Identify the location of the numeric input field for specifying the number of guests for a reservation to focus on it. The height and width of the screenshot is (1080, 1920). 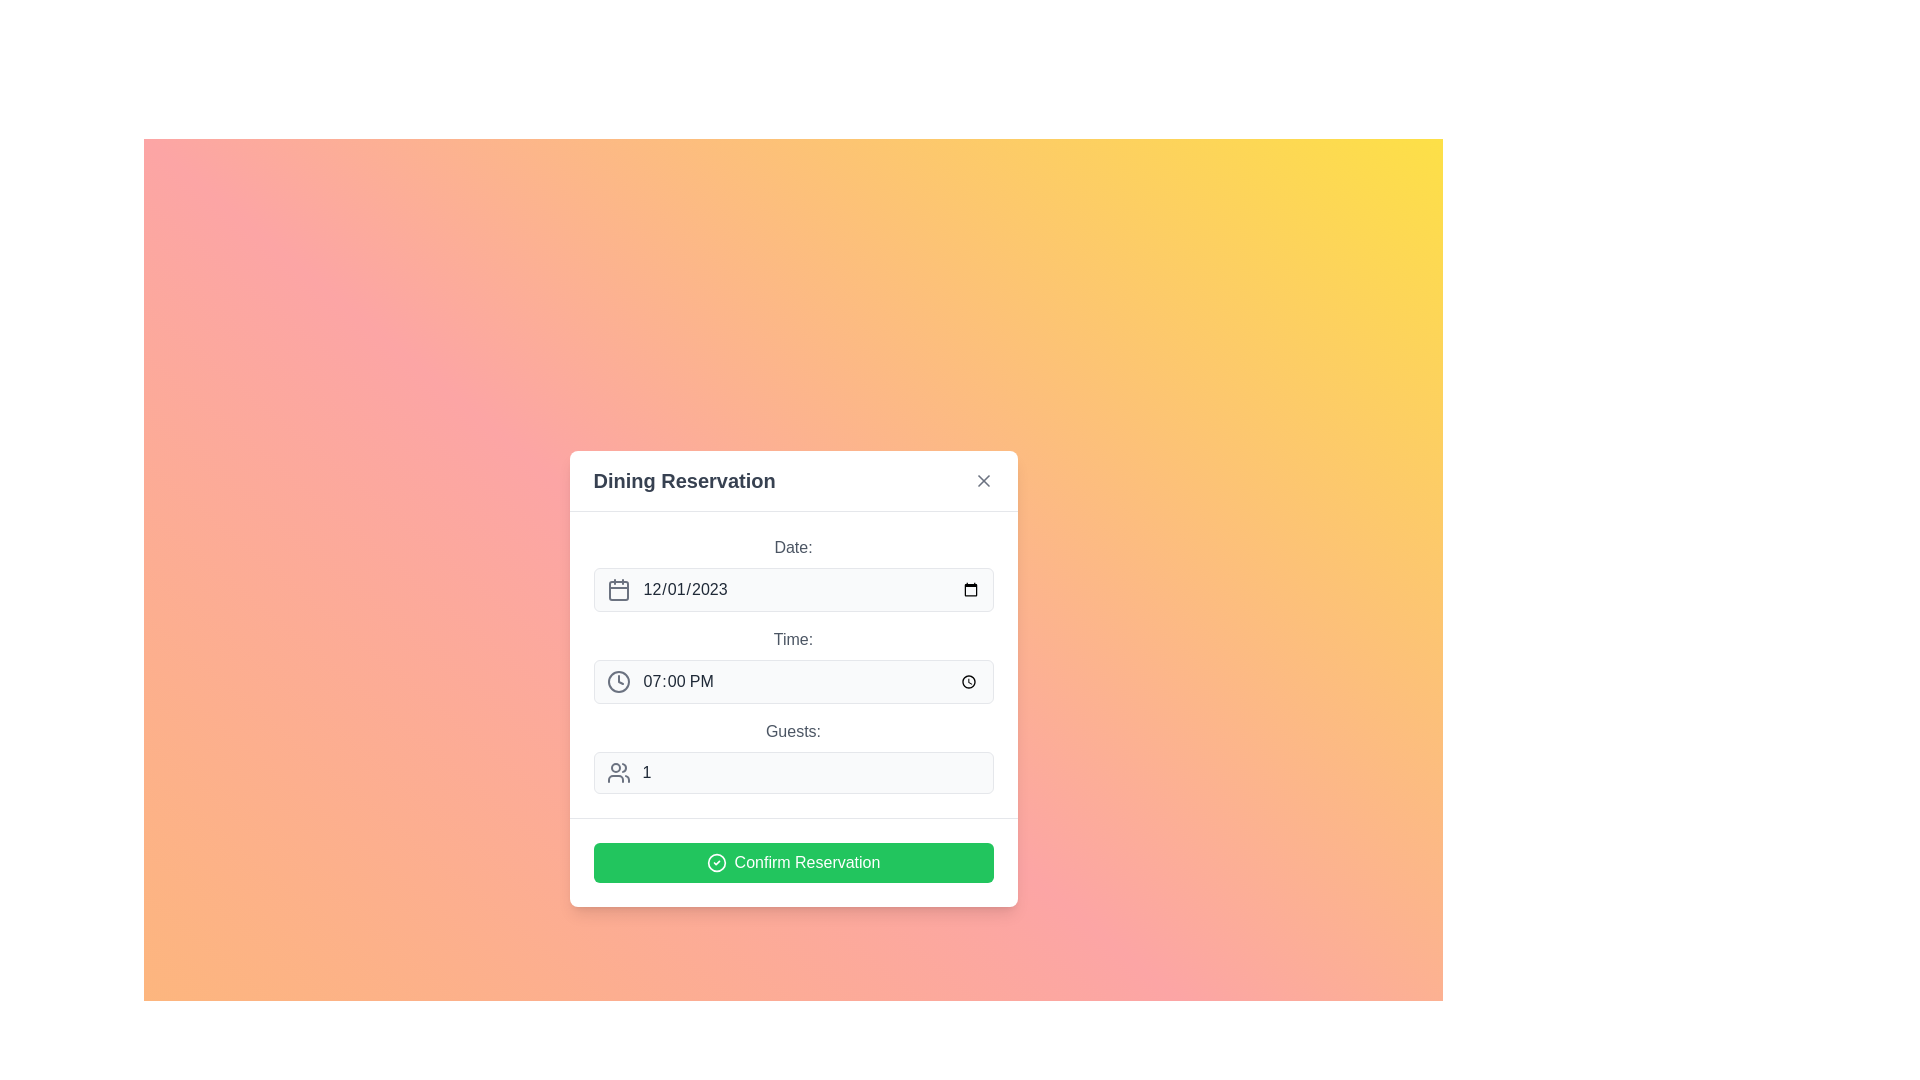
(792, 771).